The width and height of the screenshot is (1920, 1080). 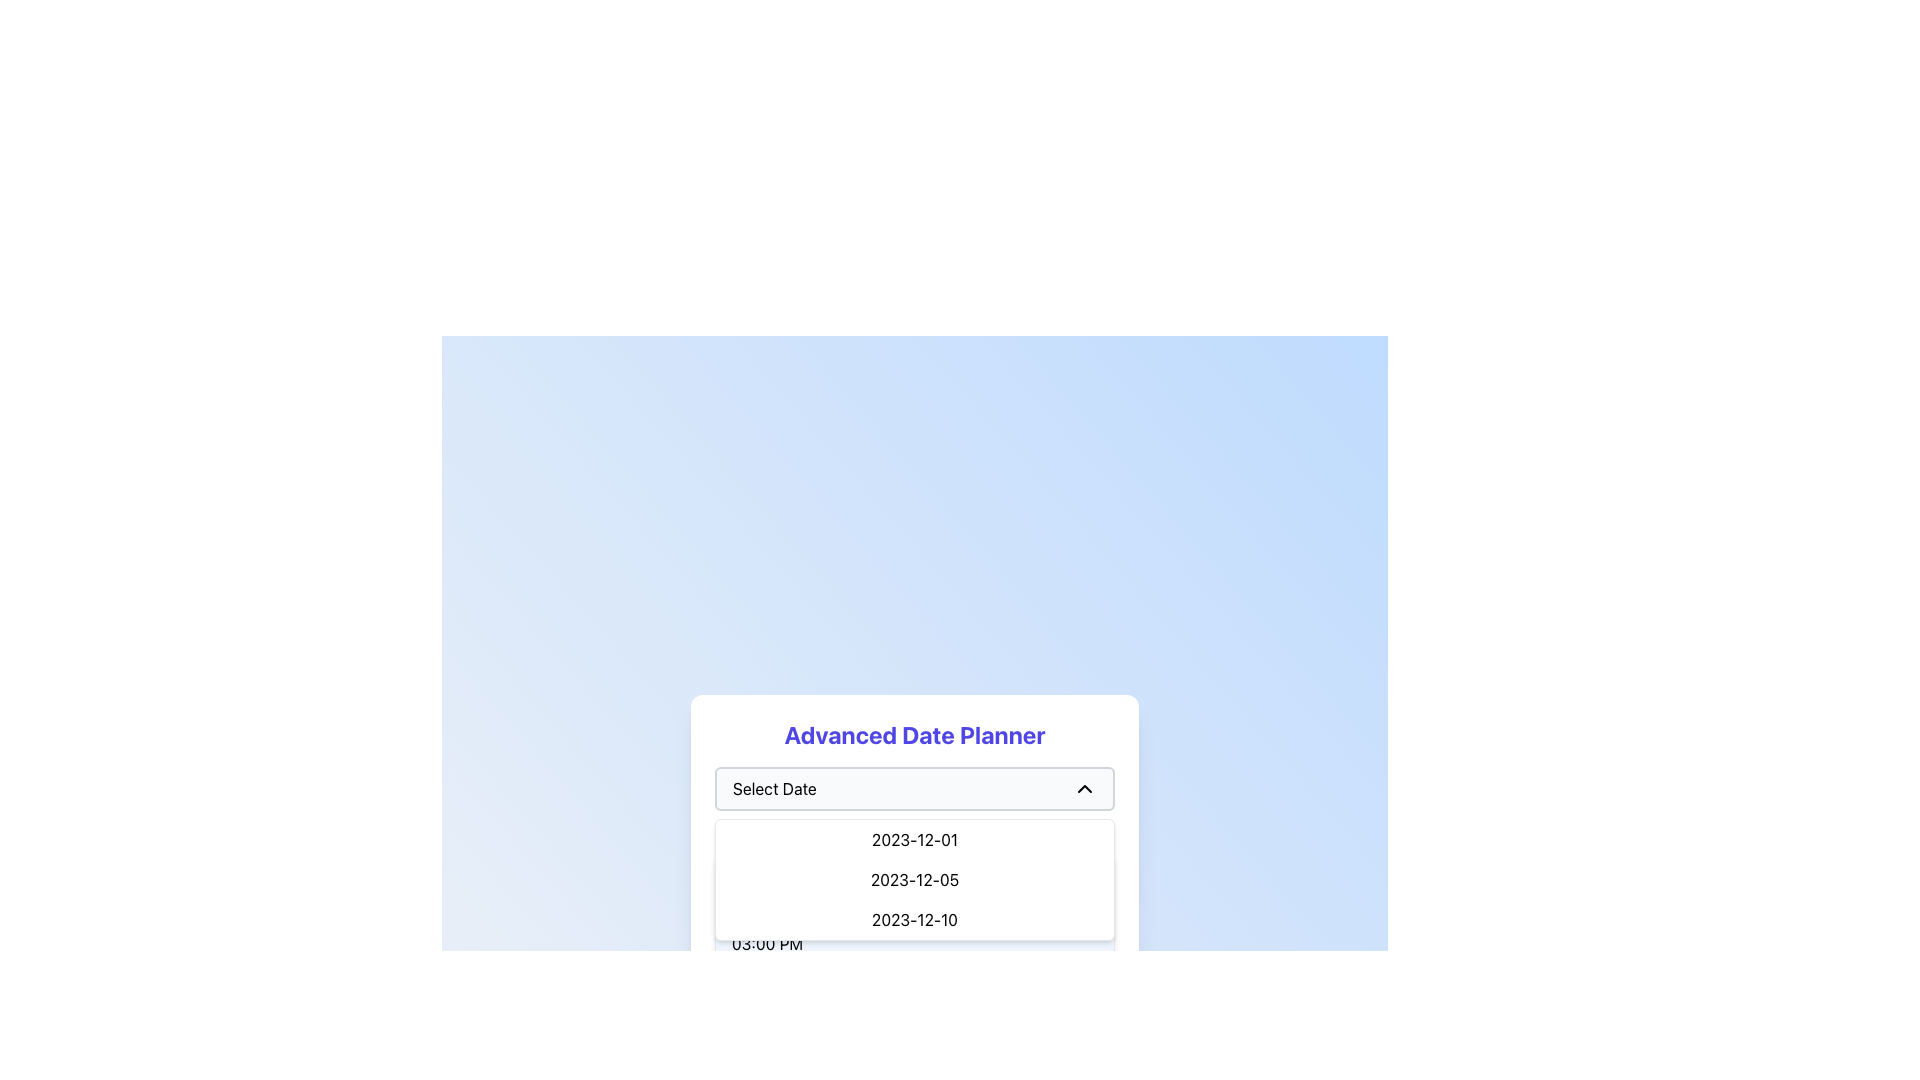 I want to click on the dropdown menu located below the title 'Advanced Date Planner', so click(x=914, y=788).